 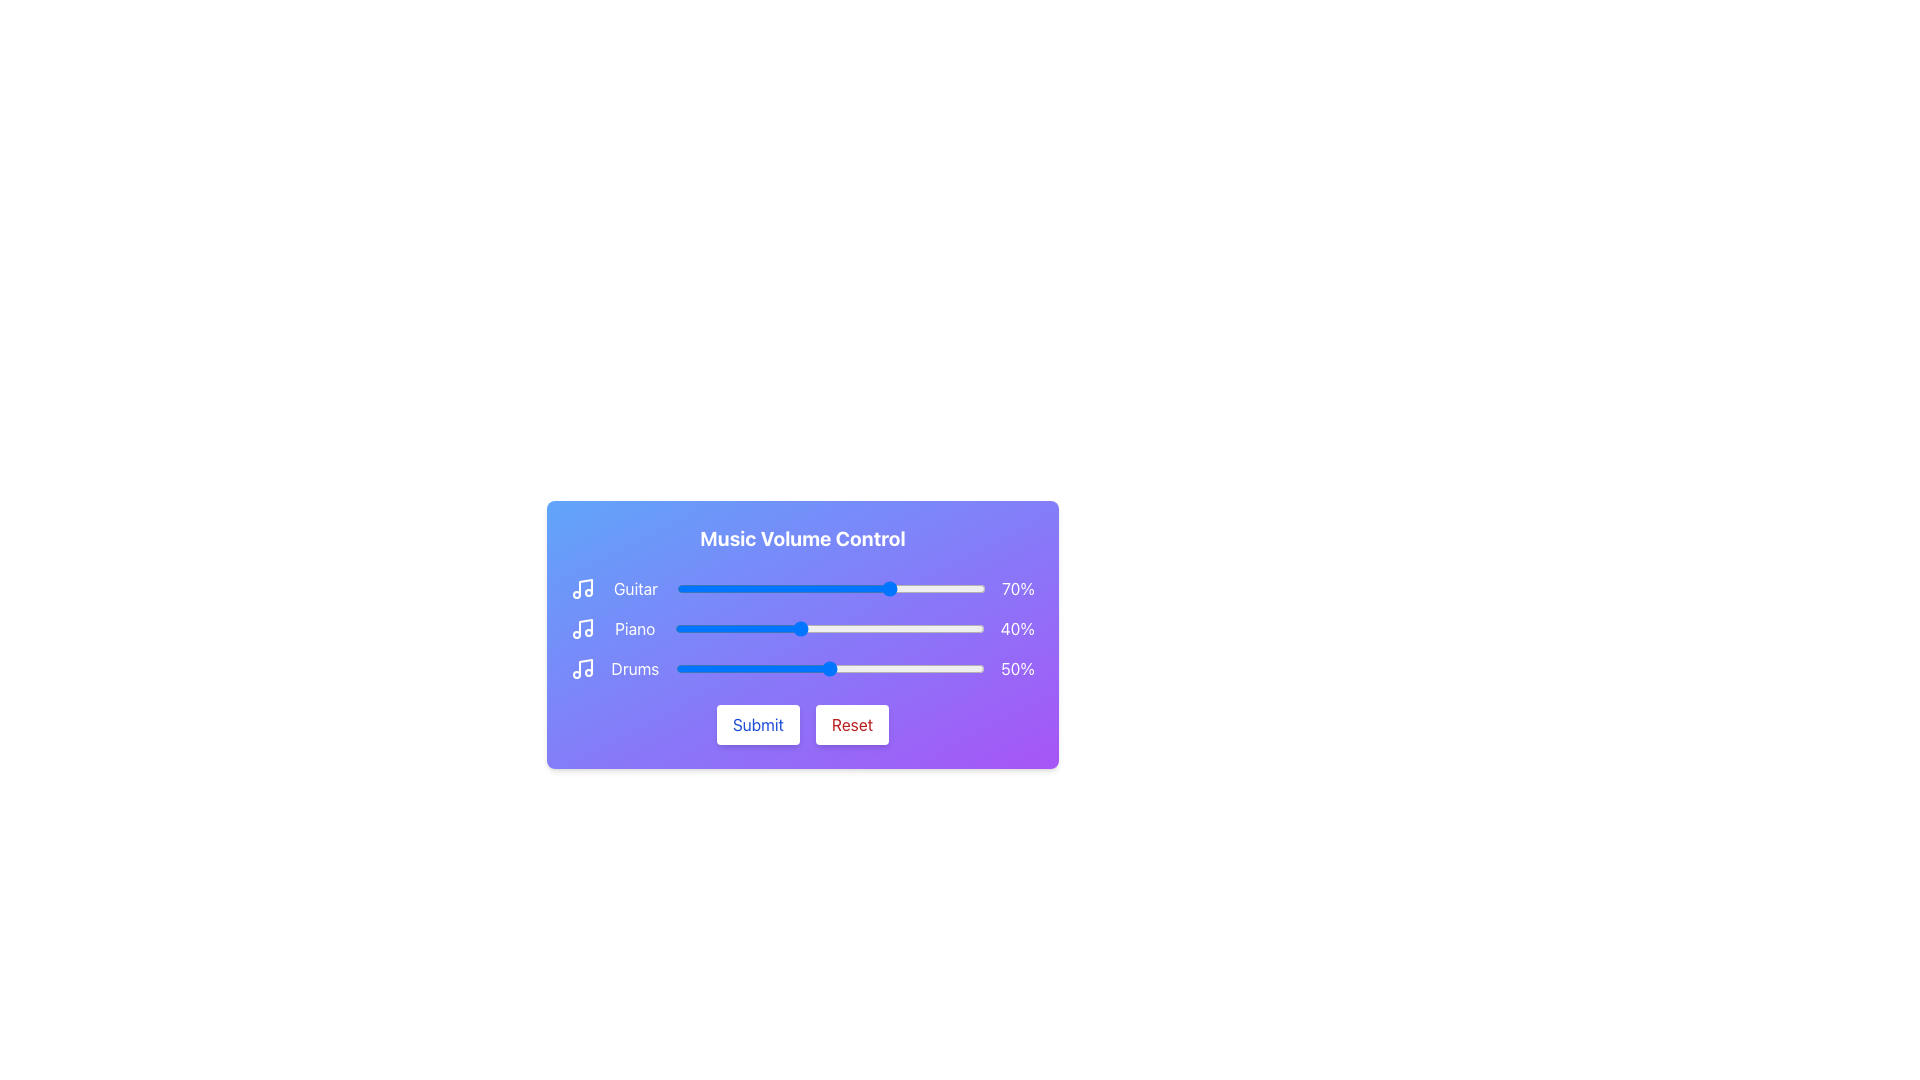 I want to click on the Piano slider, so click(x=745, y=627).